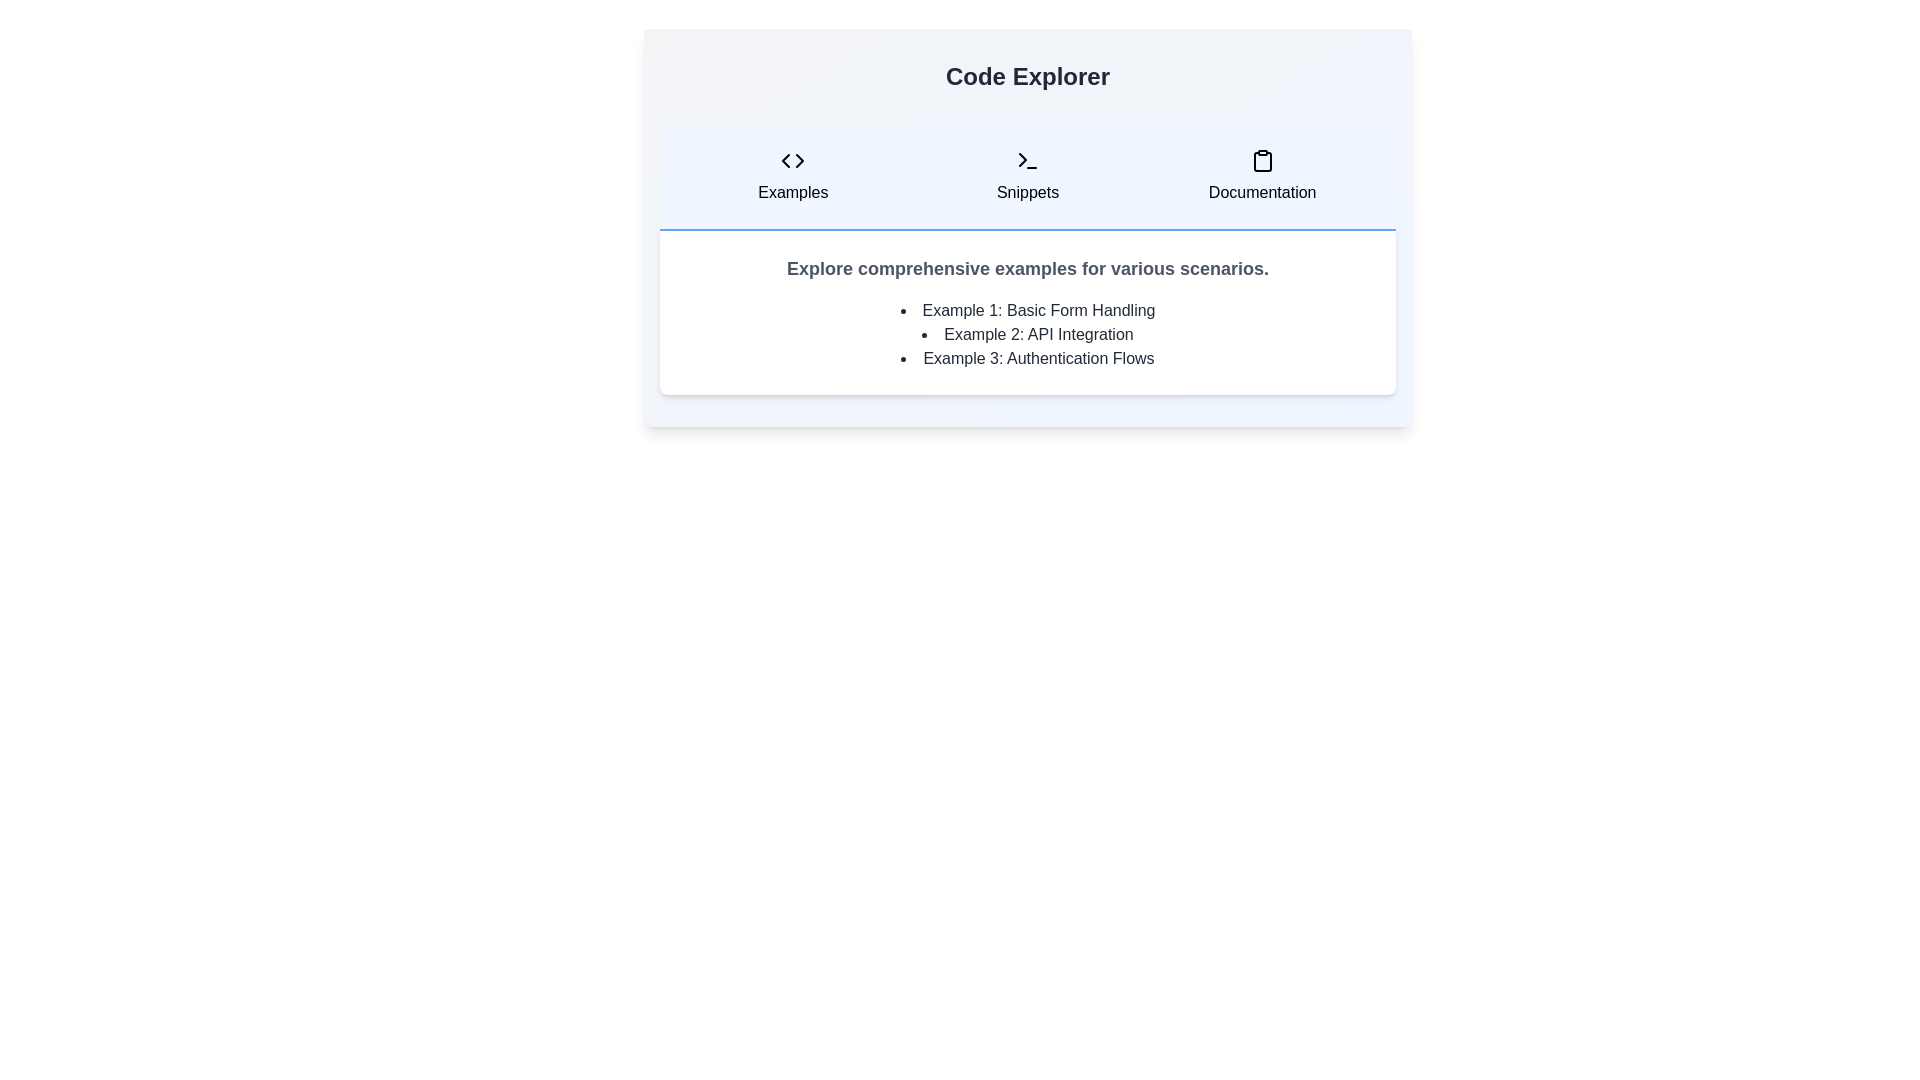 This screenshot has width=1920, height=1080. I want to click on the text label that says 'Example 2: API Integration' to potentially see more information, so click(1027, 334).